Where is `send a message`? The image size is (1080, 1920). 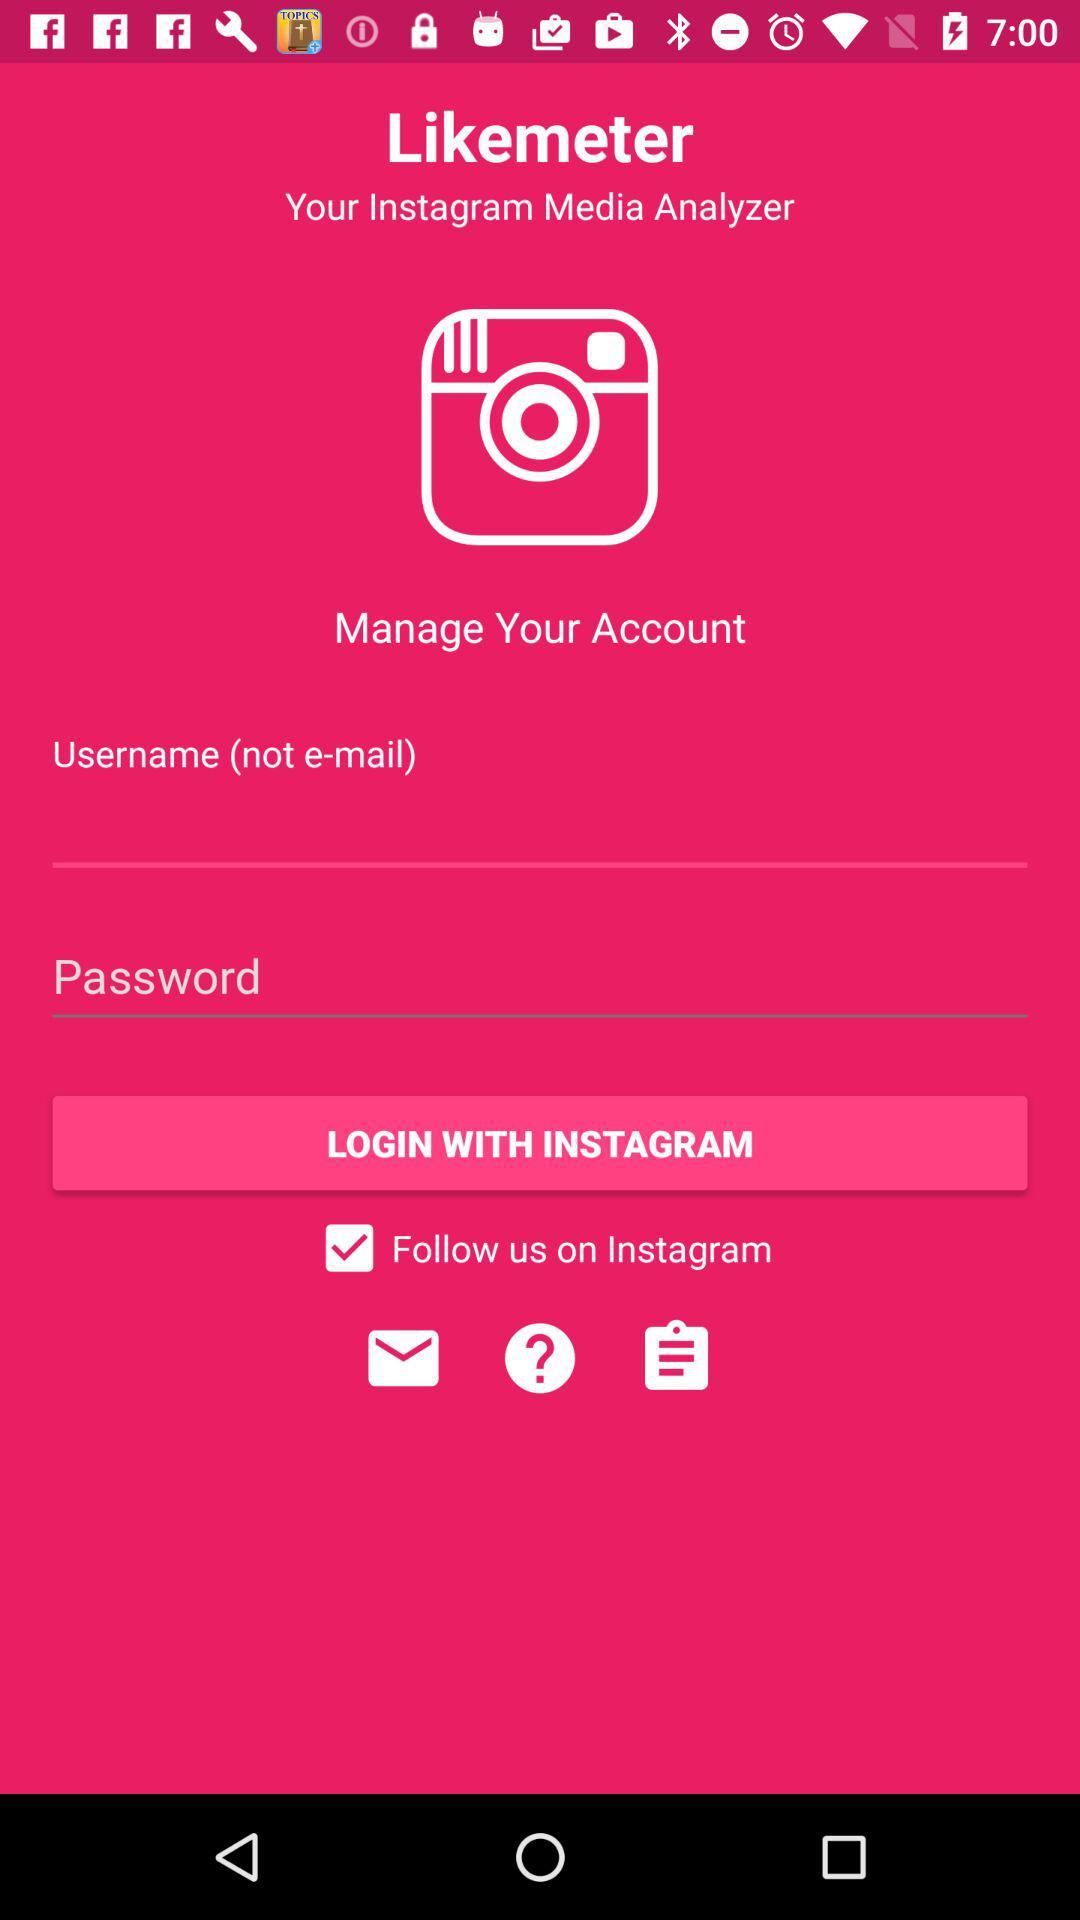
send a message is located at coordinates (403, 1358).